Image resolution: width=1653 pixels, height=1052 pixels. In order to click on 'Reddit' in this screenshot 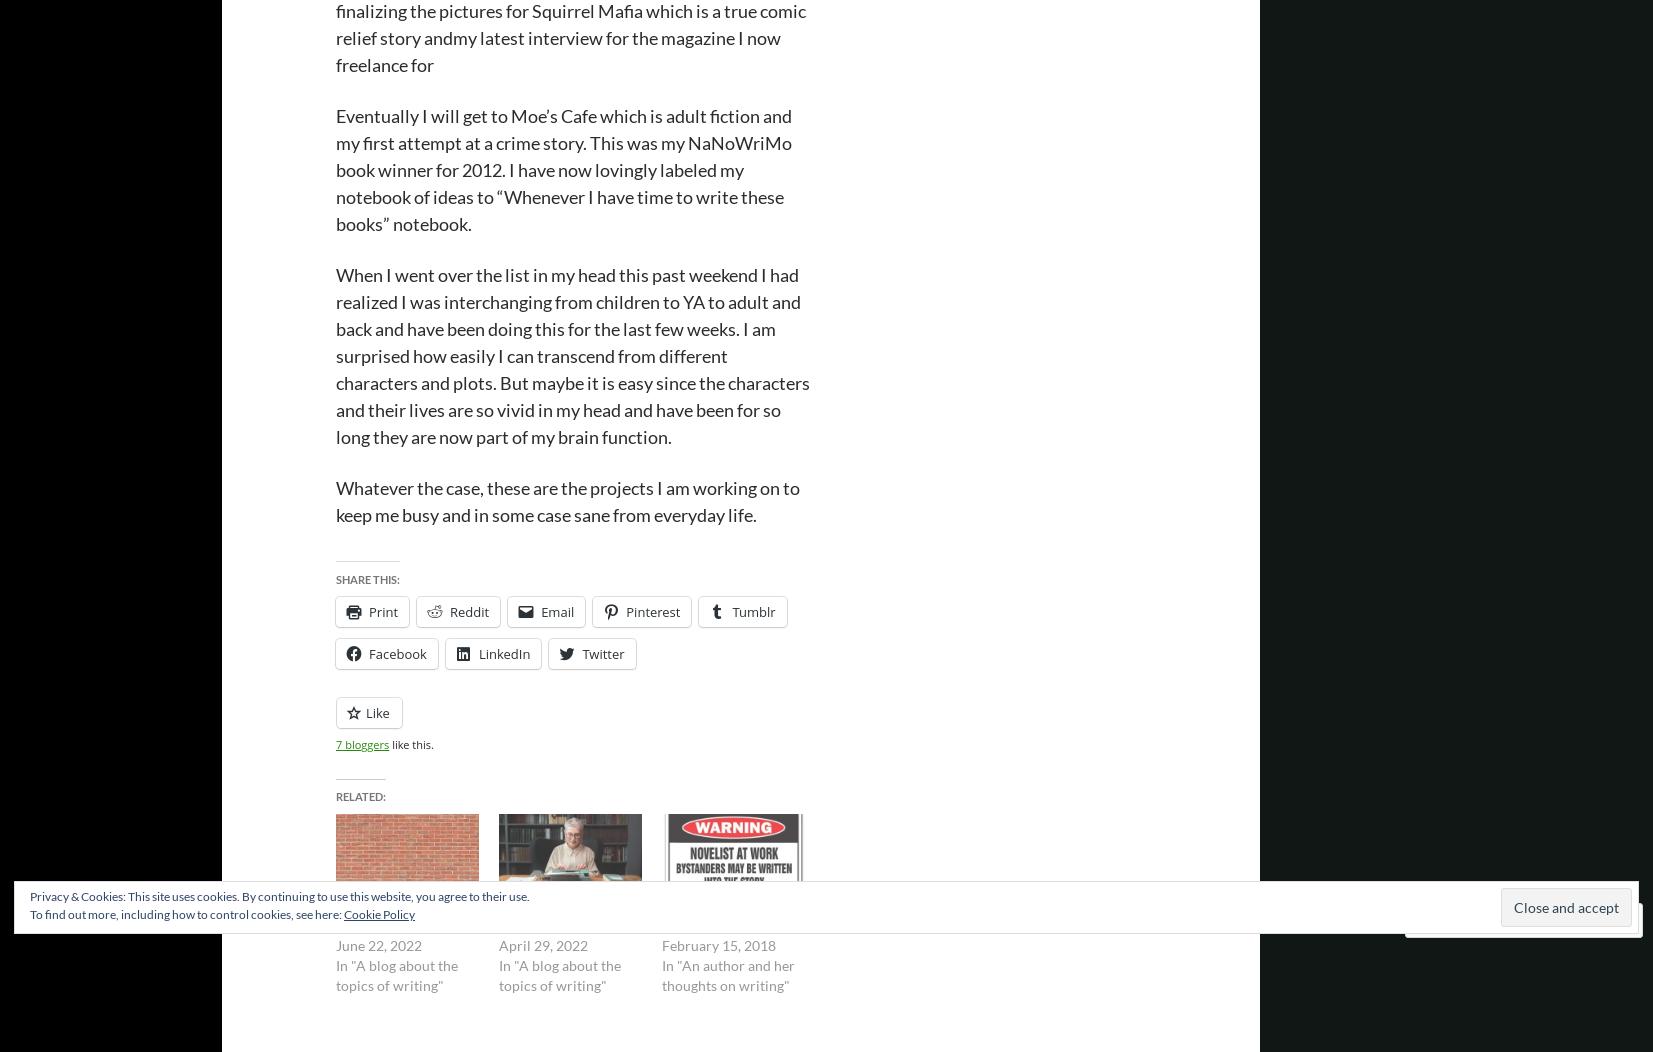, I will do `click(468, 610)`.